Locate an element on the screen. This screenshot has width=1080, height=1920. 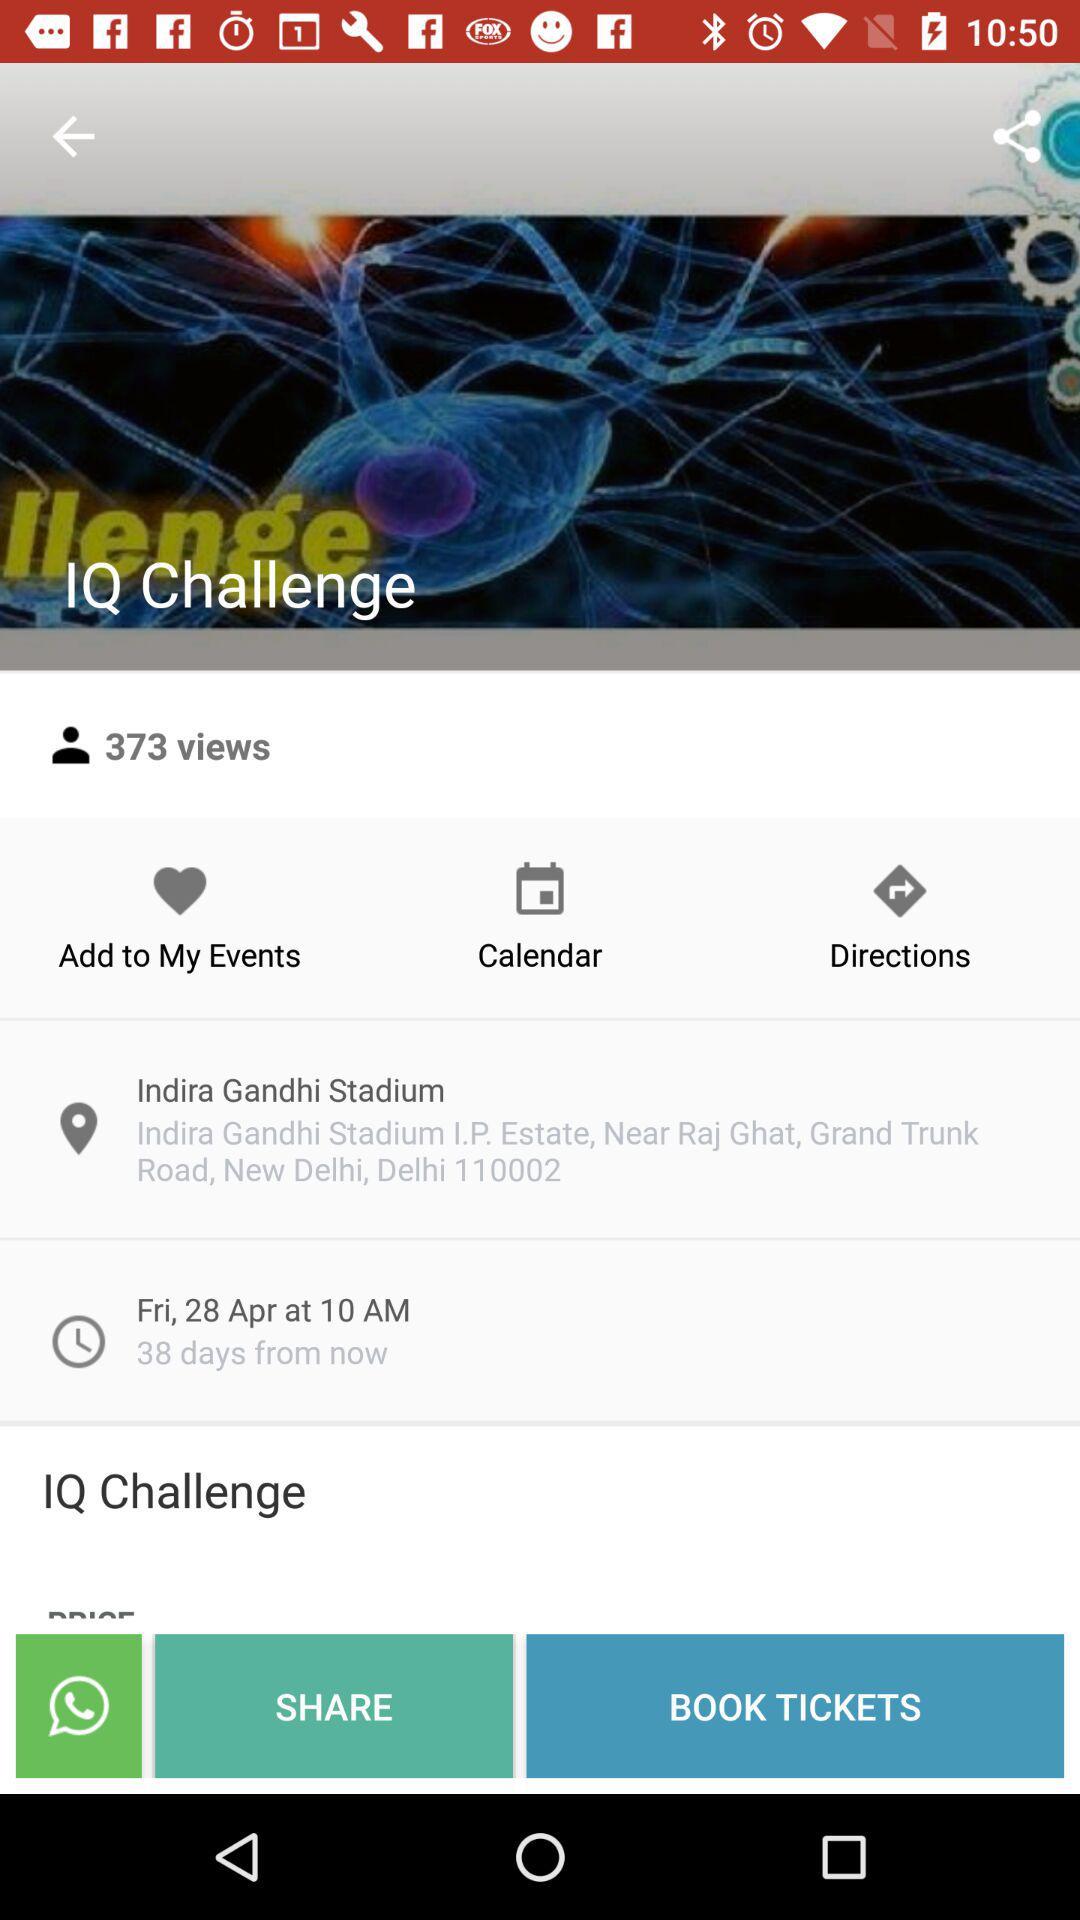
the icon next to calendar icon is located at coordinates (180, 916).